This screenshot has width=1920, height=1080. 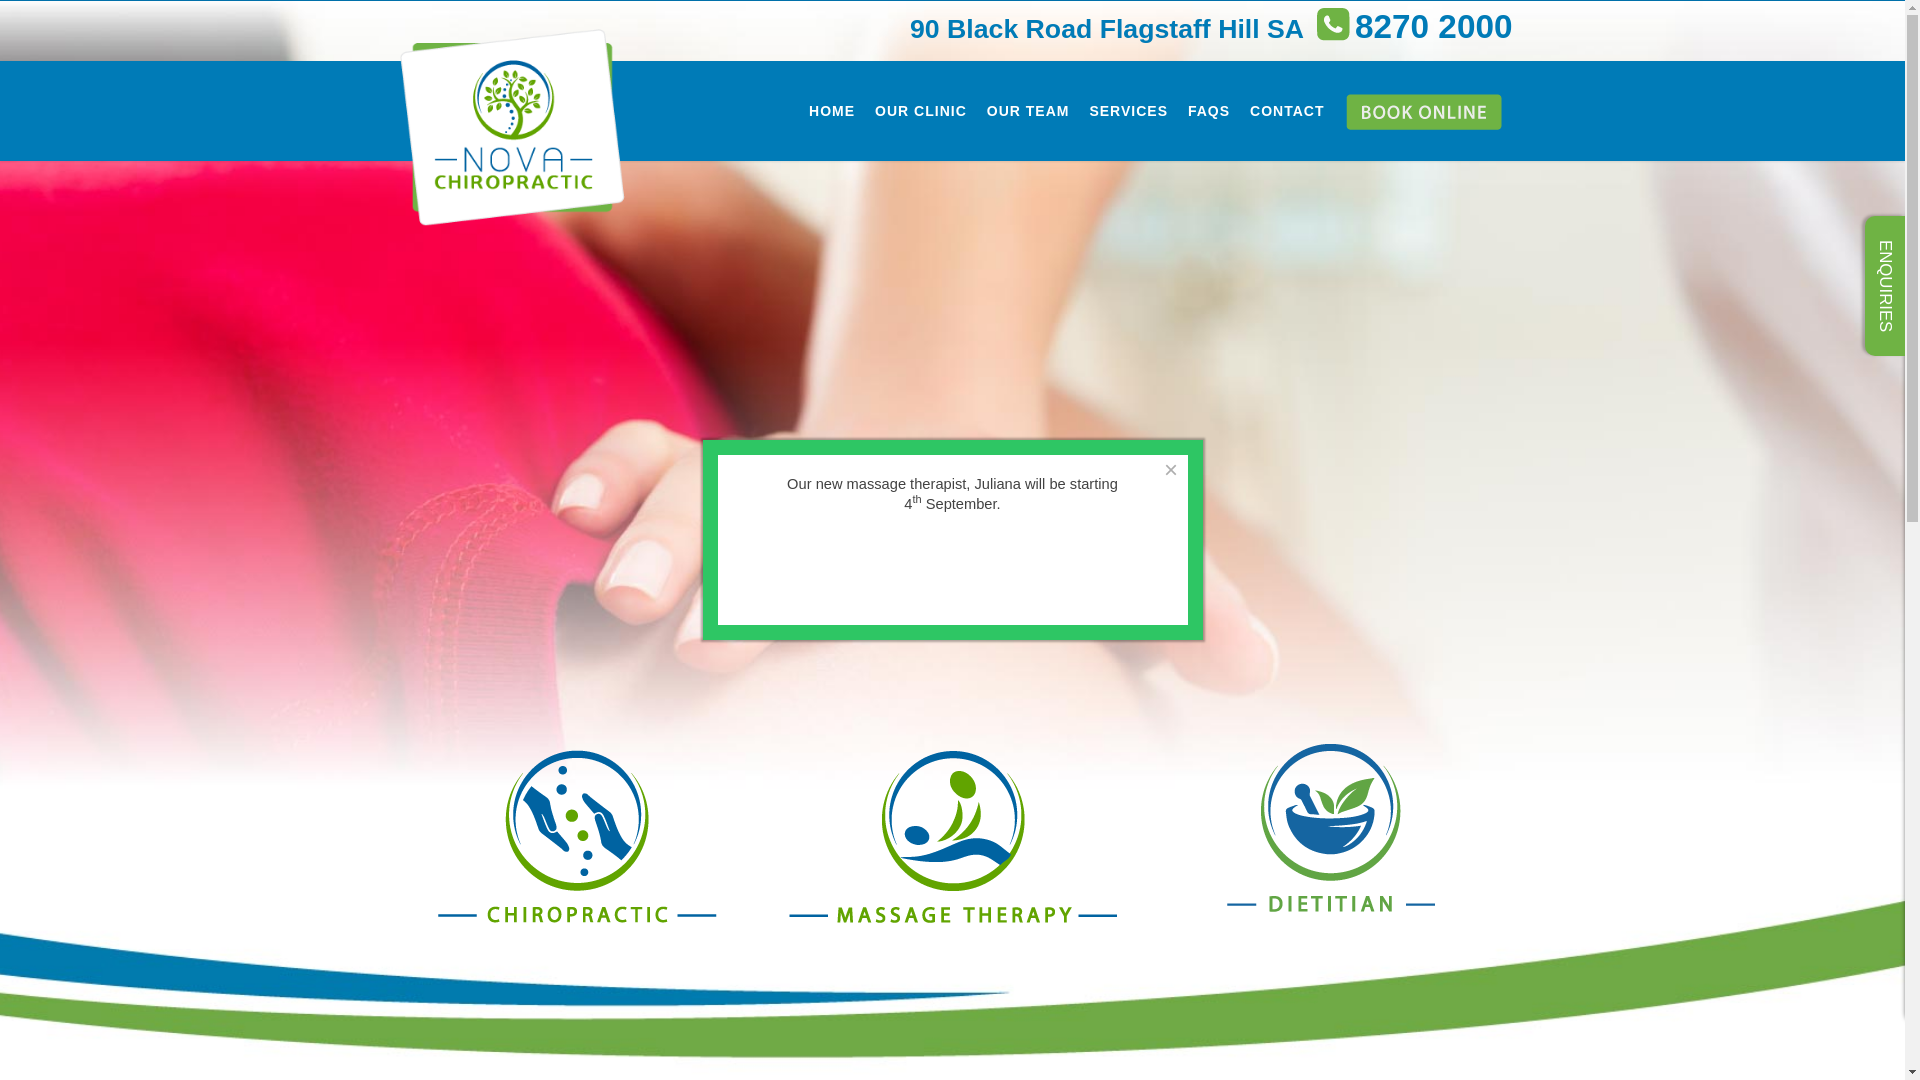 What do you see at coordinates (864, 111) in the screenshot?
I see `'OUR CLINIC'` at bounding box center [864, 111].